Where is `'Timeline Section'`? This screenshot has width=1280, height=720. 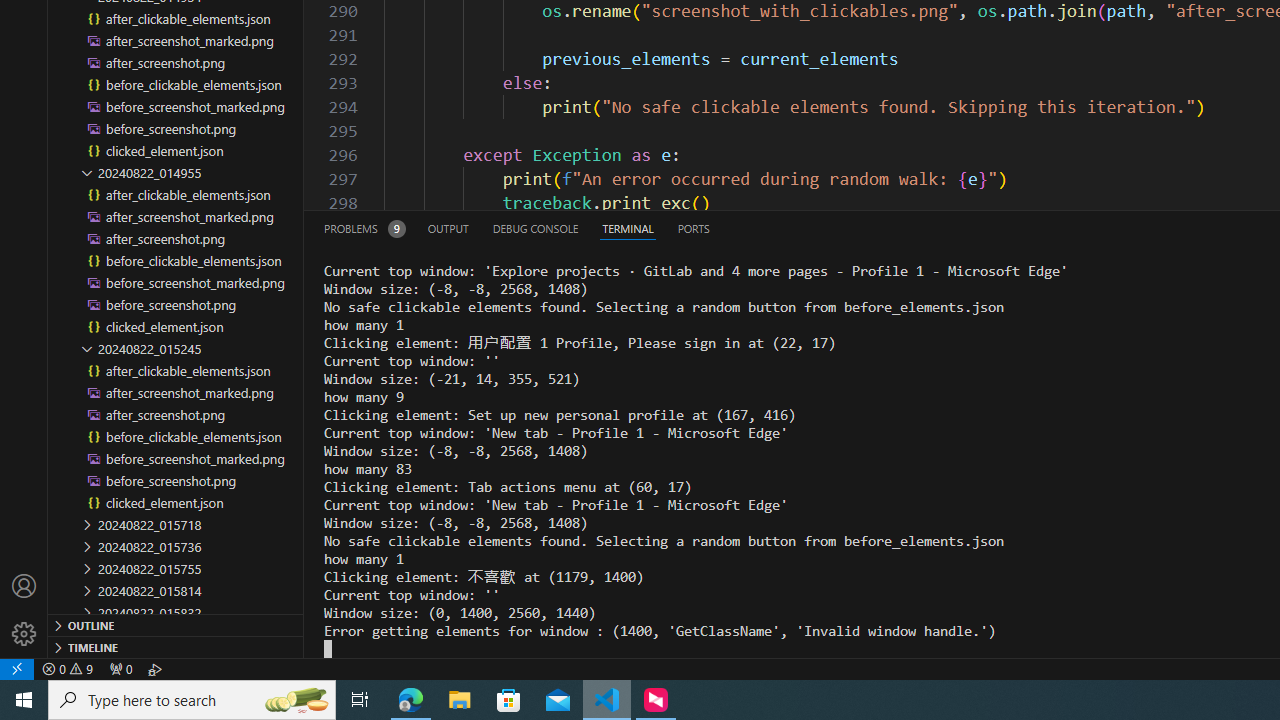 'Timeline Section' is located at coordinates (176, 646).